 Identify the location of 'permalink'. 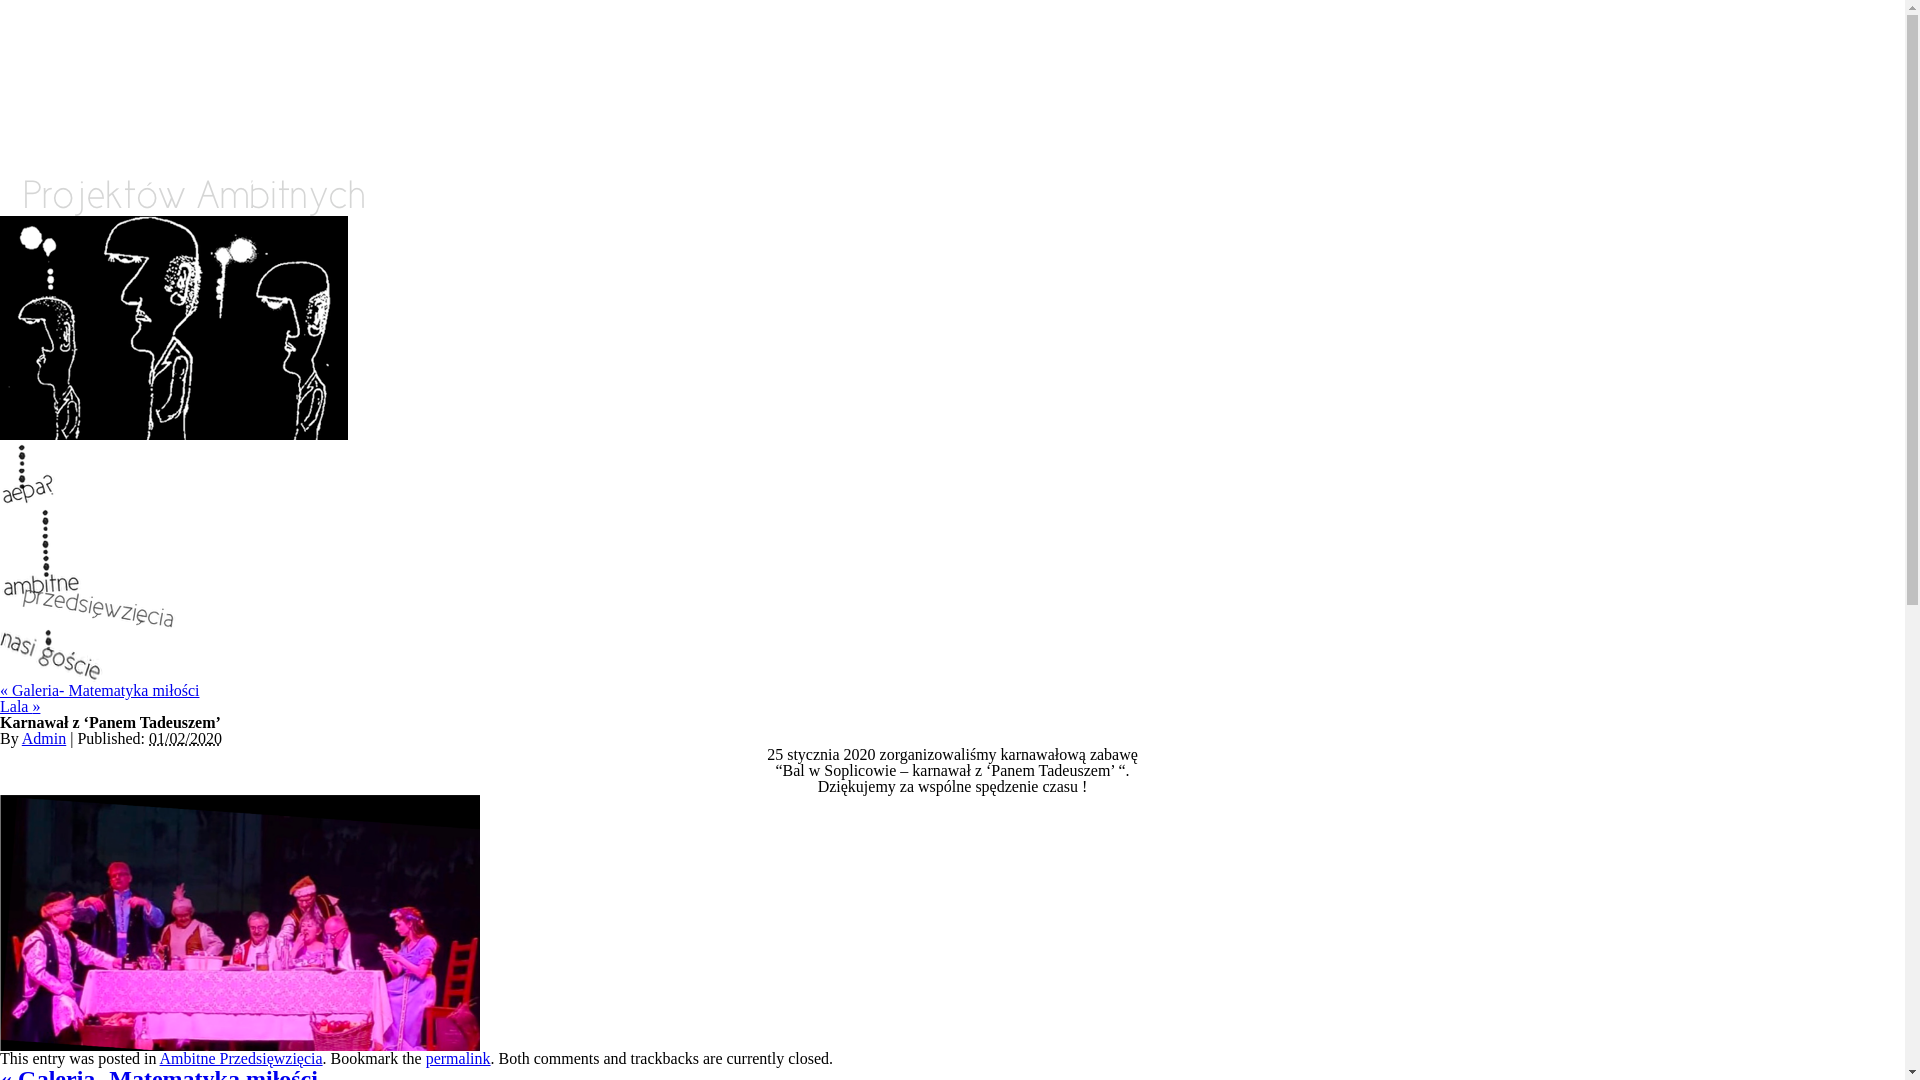
(457, 1057).